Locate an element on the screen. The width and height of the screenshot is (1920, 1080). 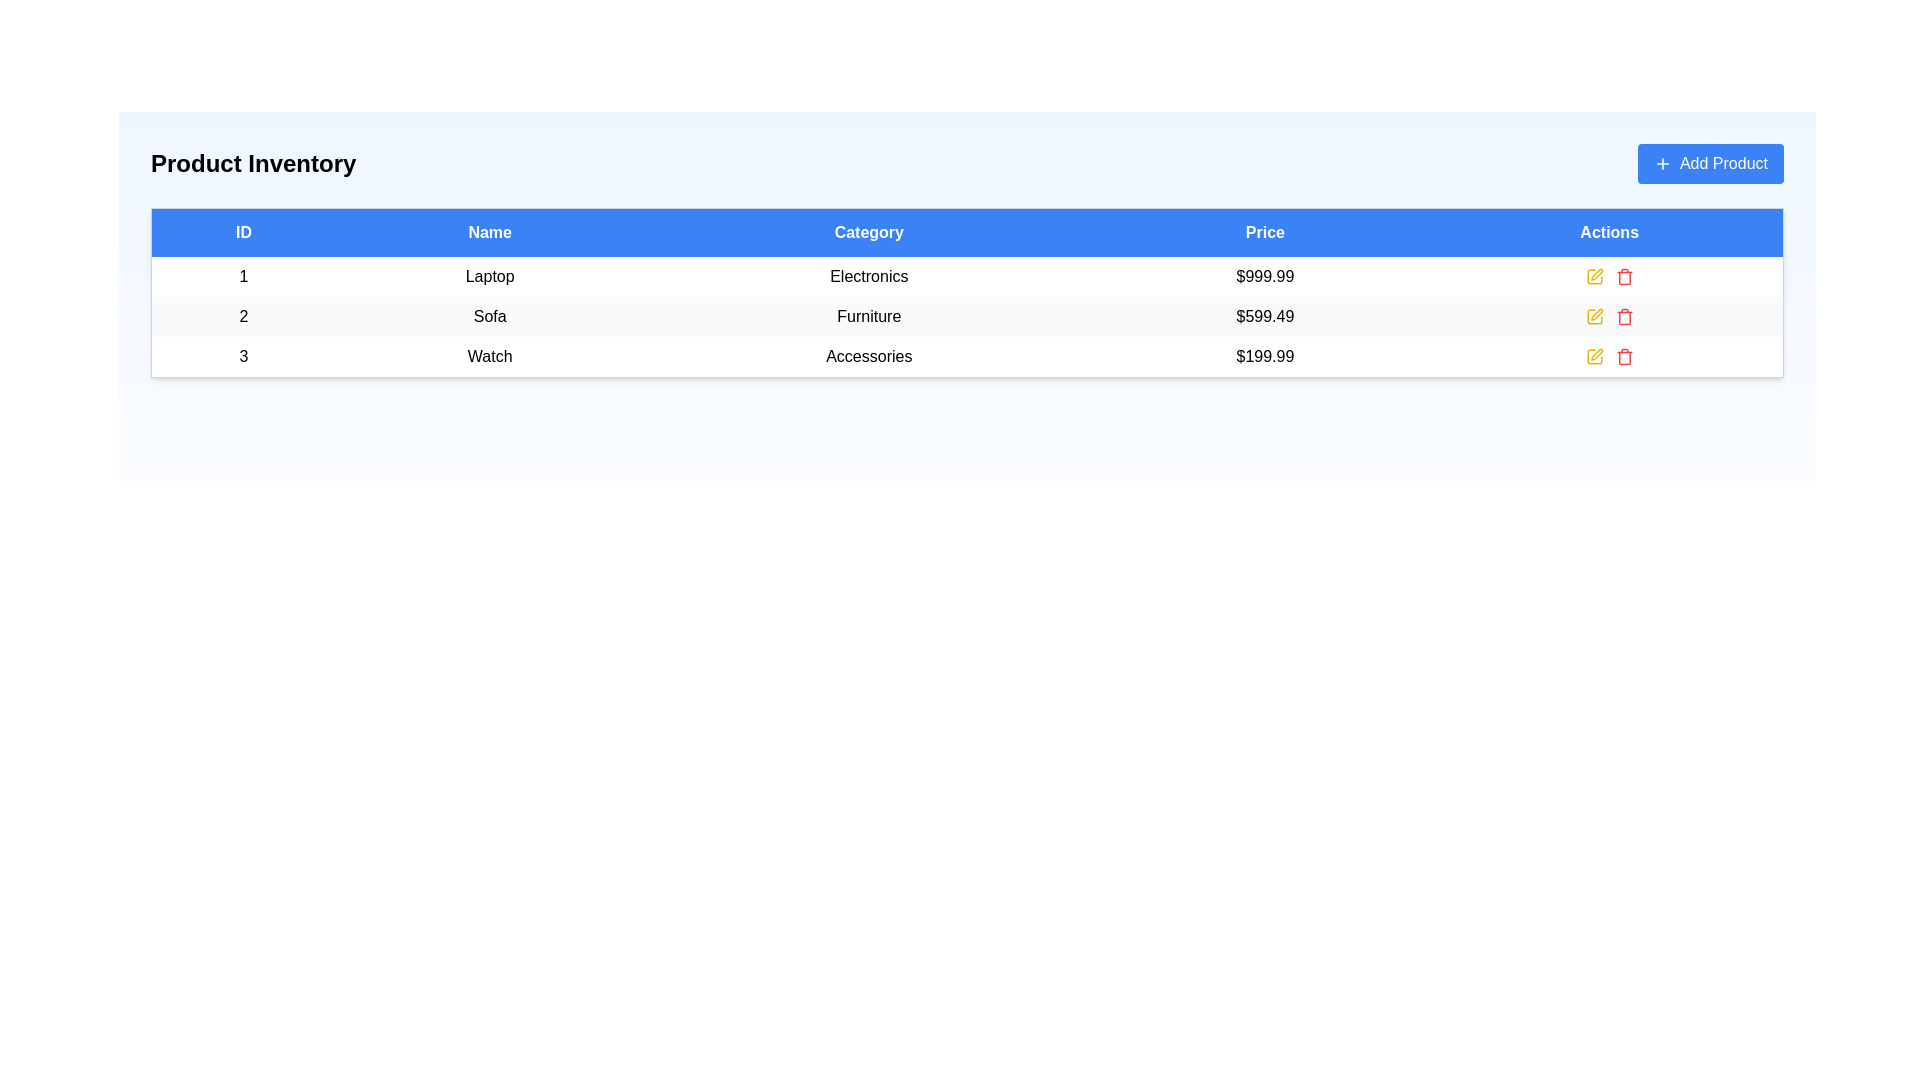
the plus-shaped icon within the 'Add Product' button is located at coordinates (1662, 163).